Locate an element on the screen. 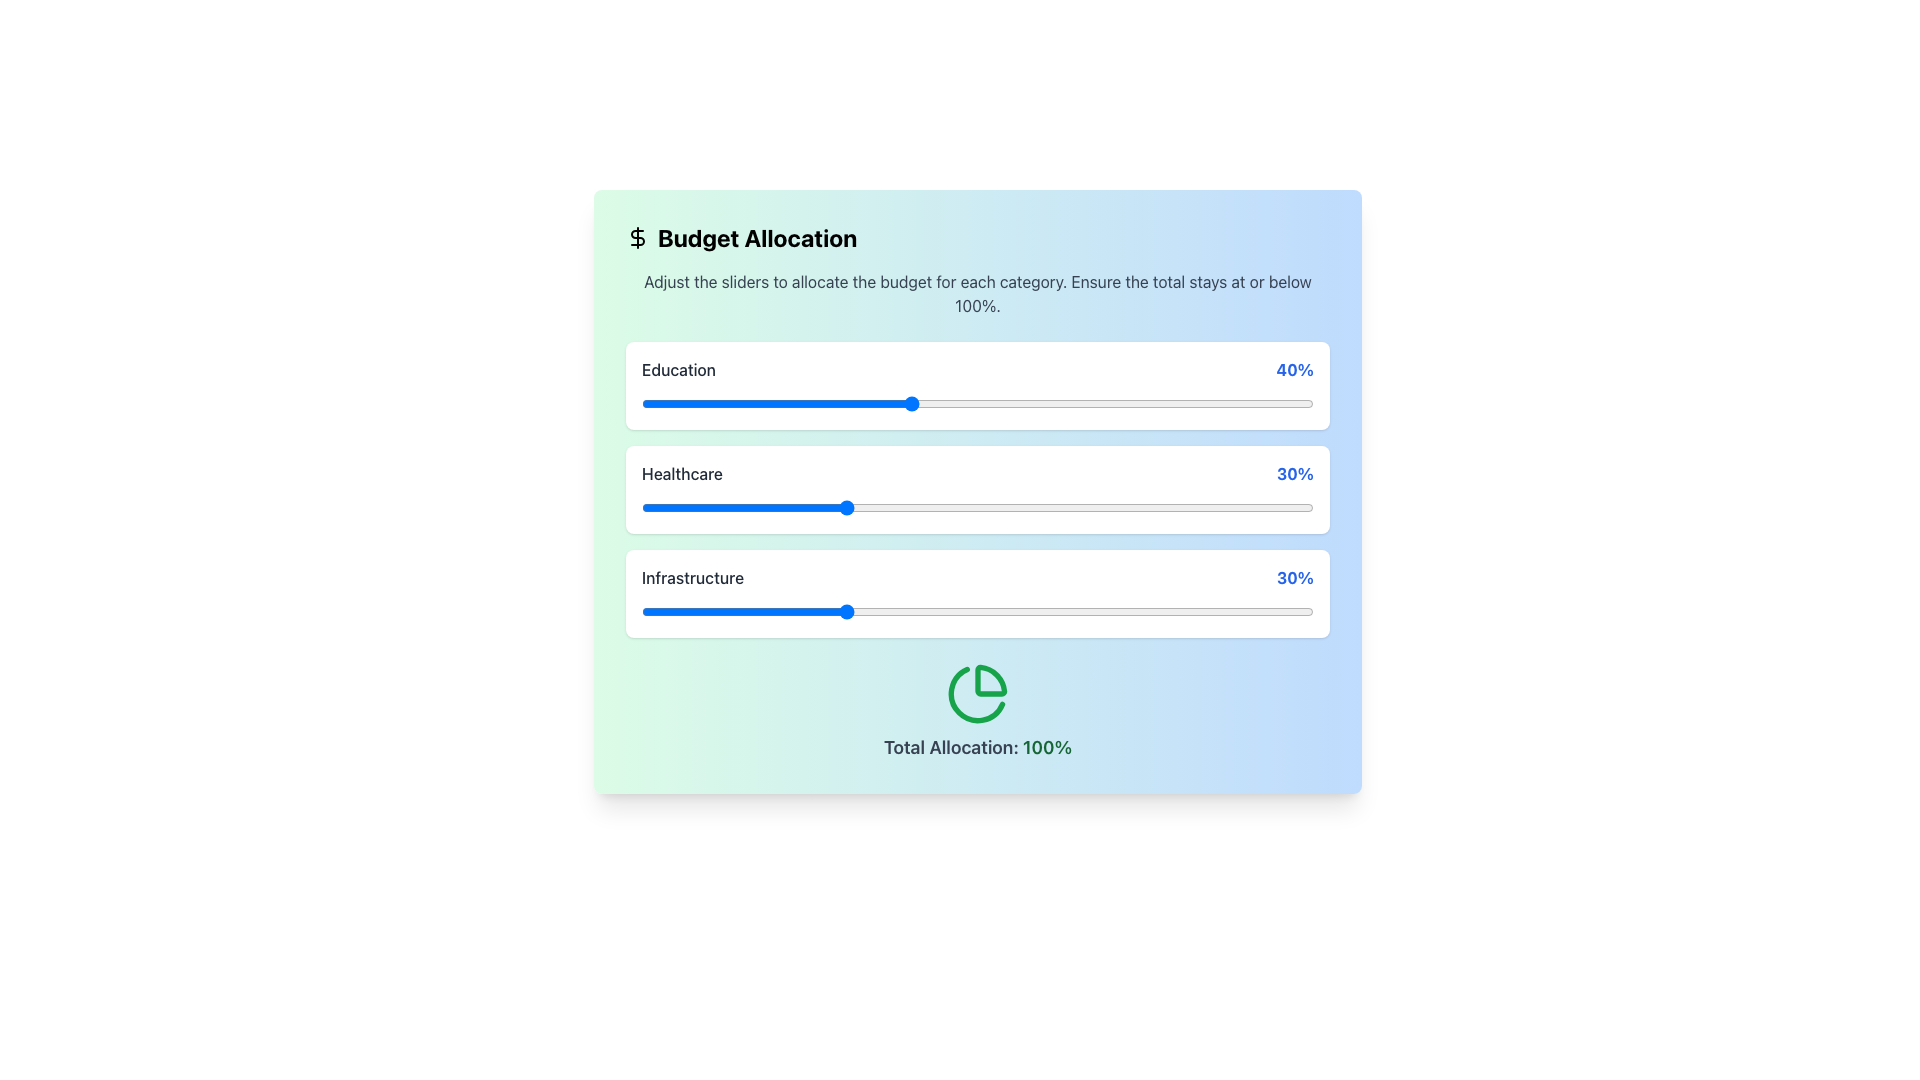 This screenshot has height=1080, width=1920. healthcare budget allocation is located at coordinates (1004, 507).